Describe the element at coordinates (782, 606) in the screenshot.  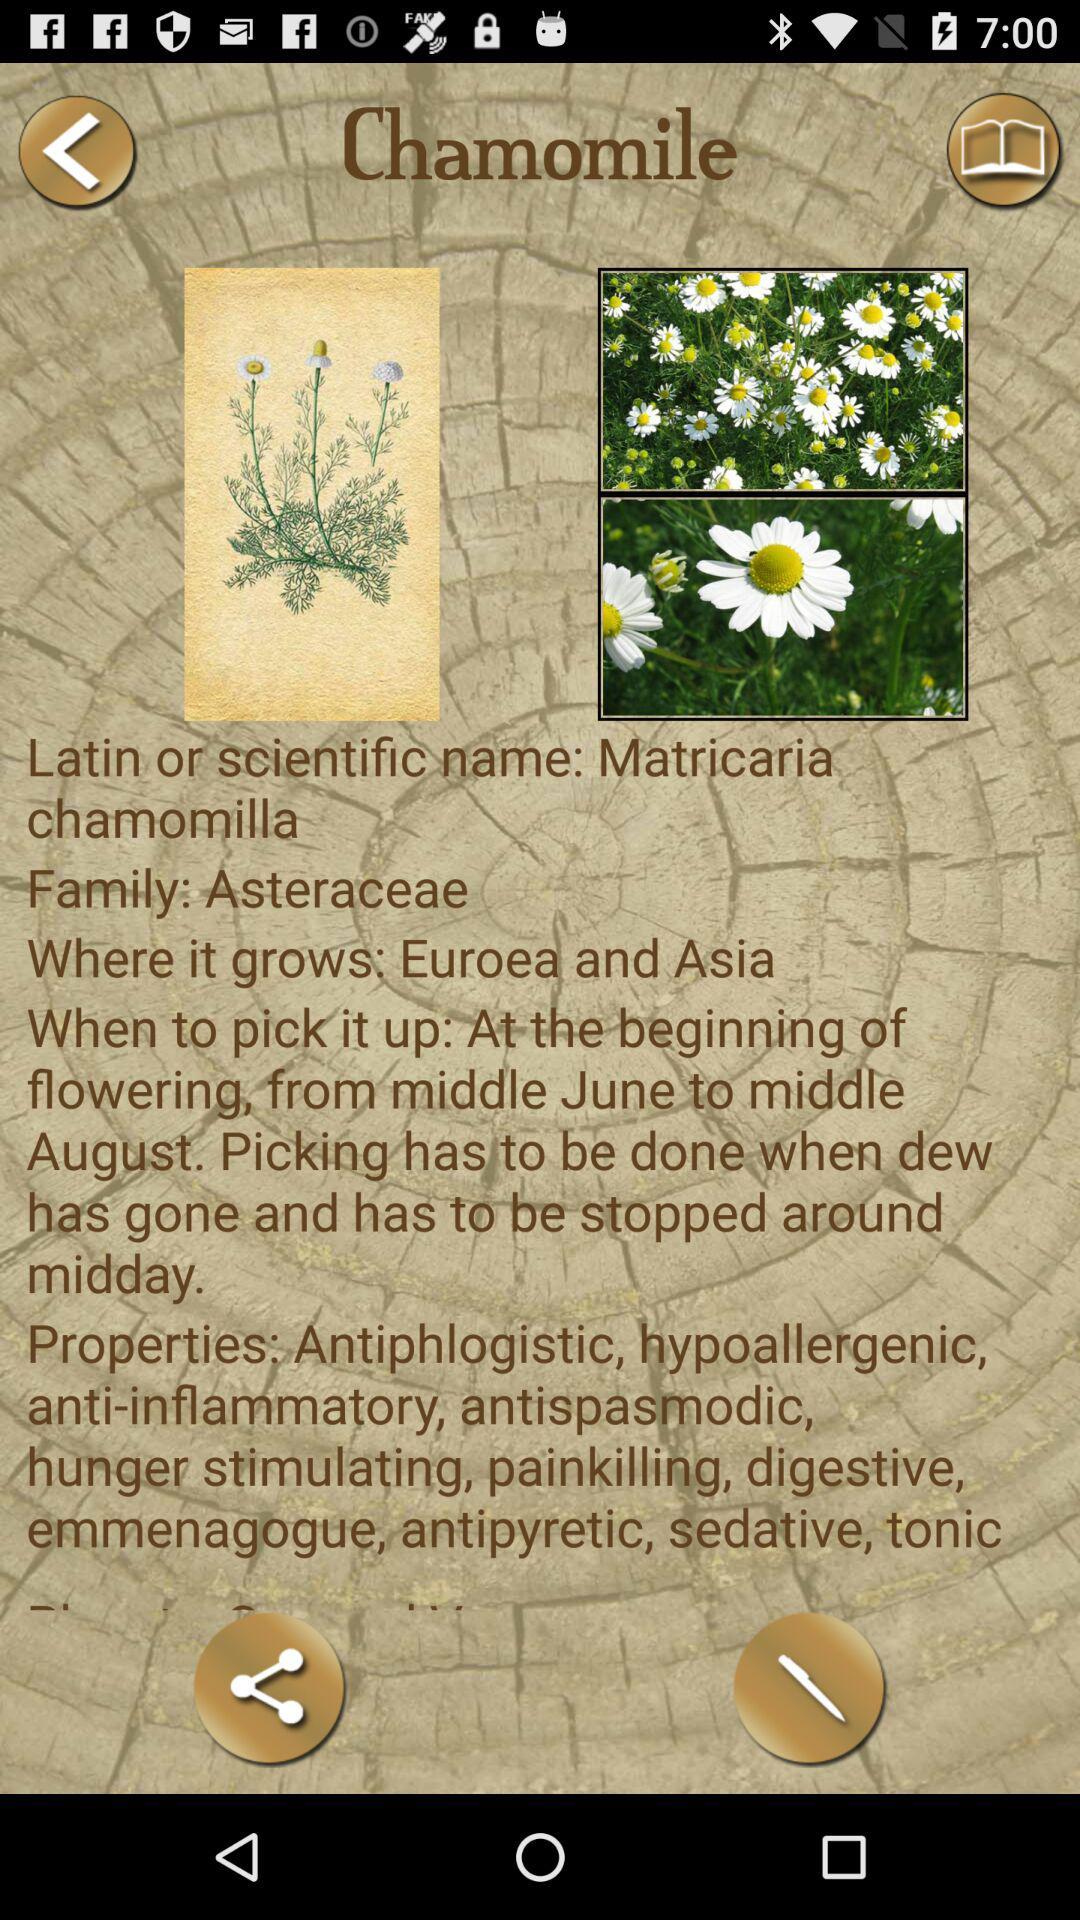
I see `this image was sun flower` at that location.